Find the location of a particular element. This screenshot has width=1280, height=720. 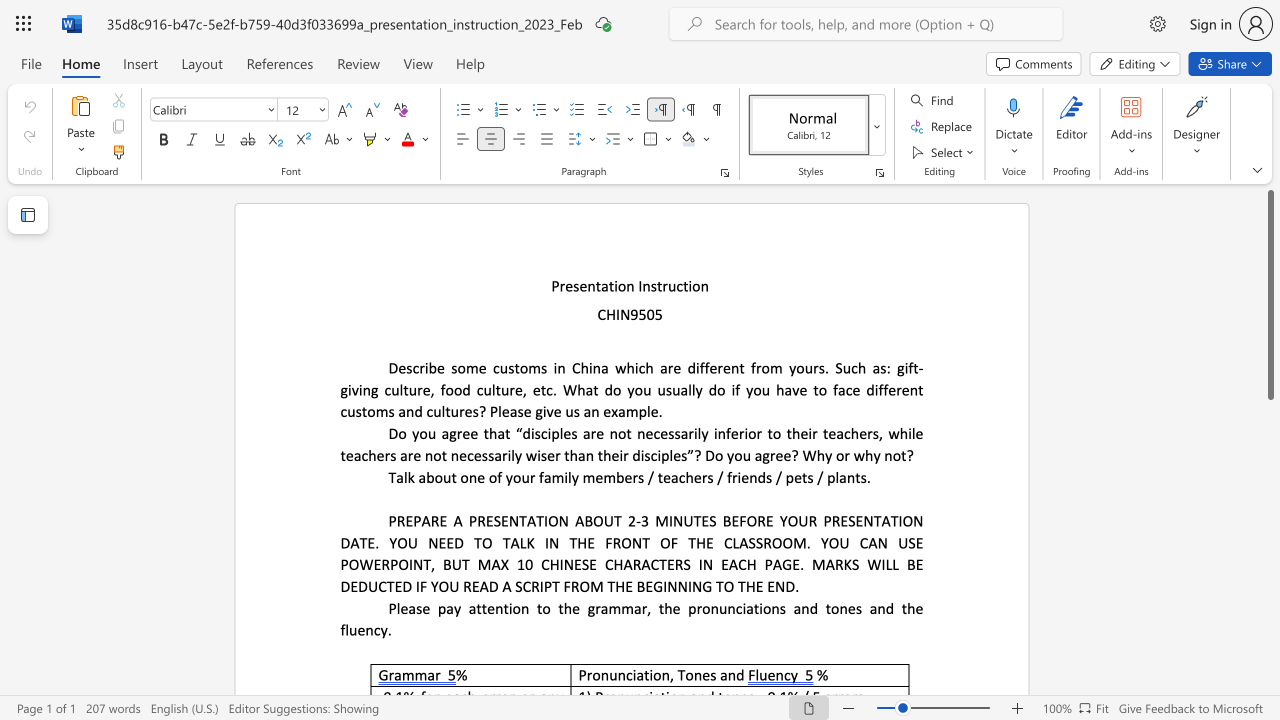

the subset text "ia" within the text "Pronunciation," is located at coordinates (631, 675).